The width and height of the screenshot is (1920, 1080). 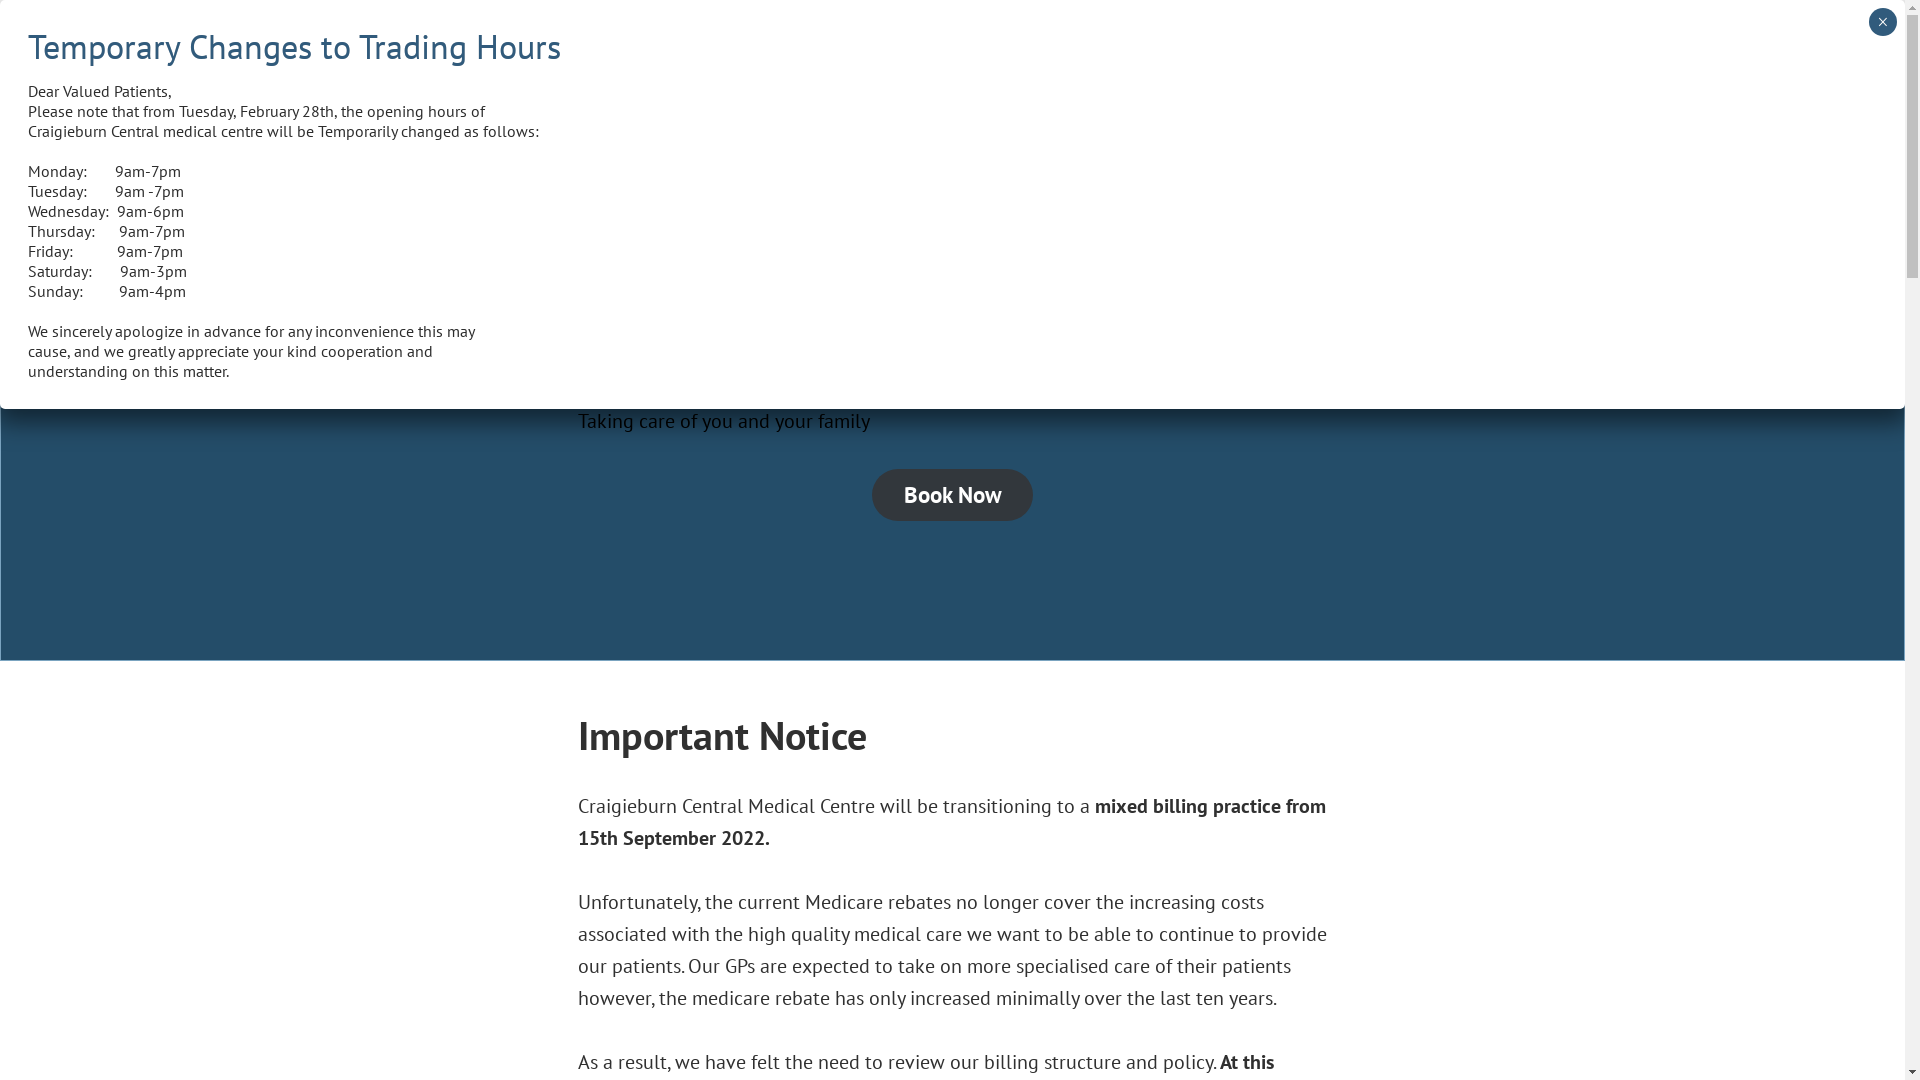 What do you see at coordinates (1287, 60) in the screenshot?
I see `'Contact Us'` at bounding box center [1287, 60].